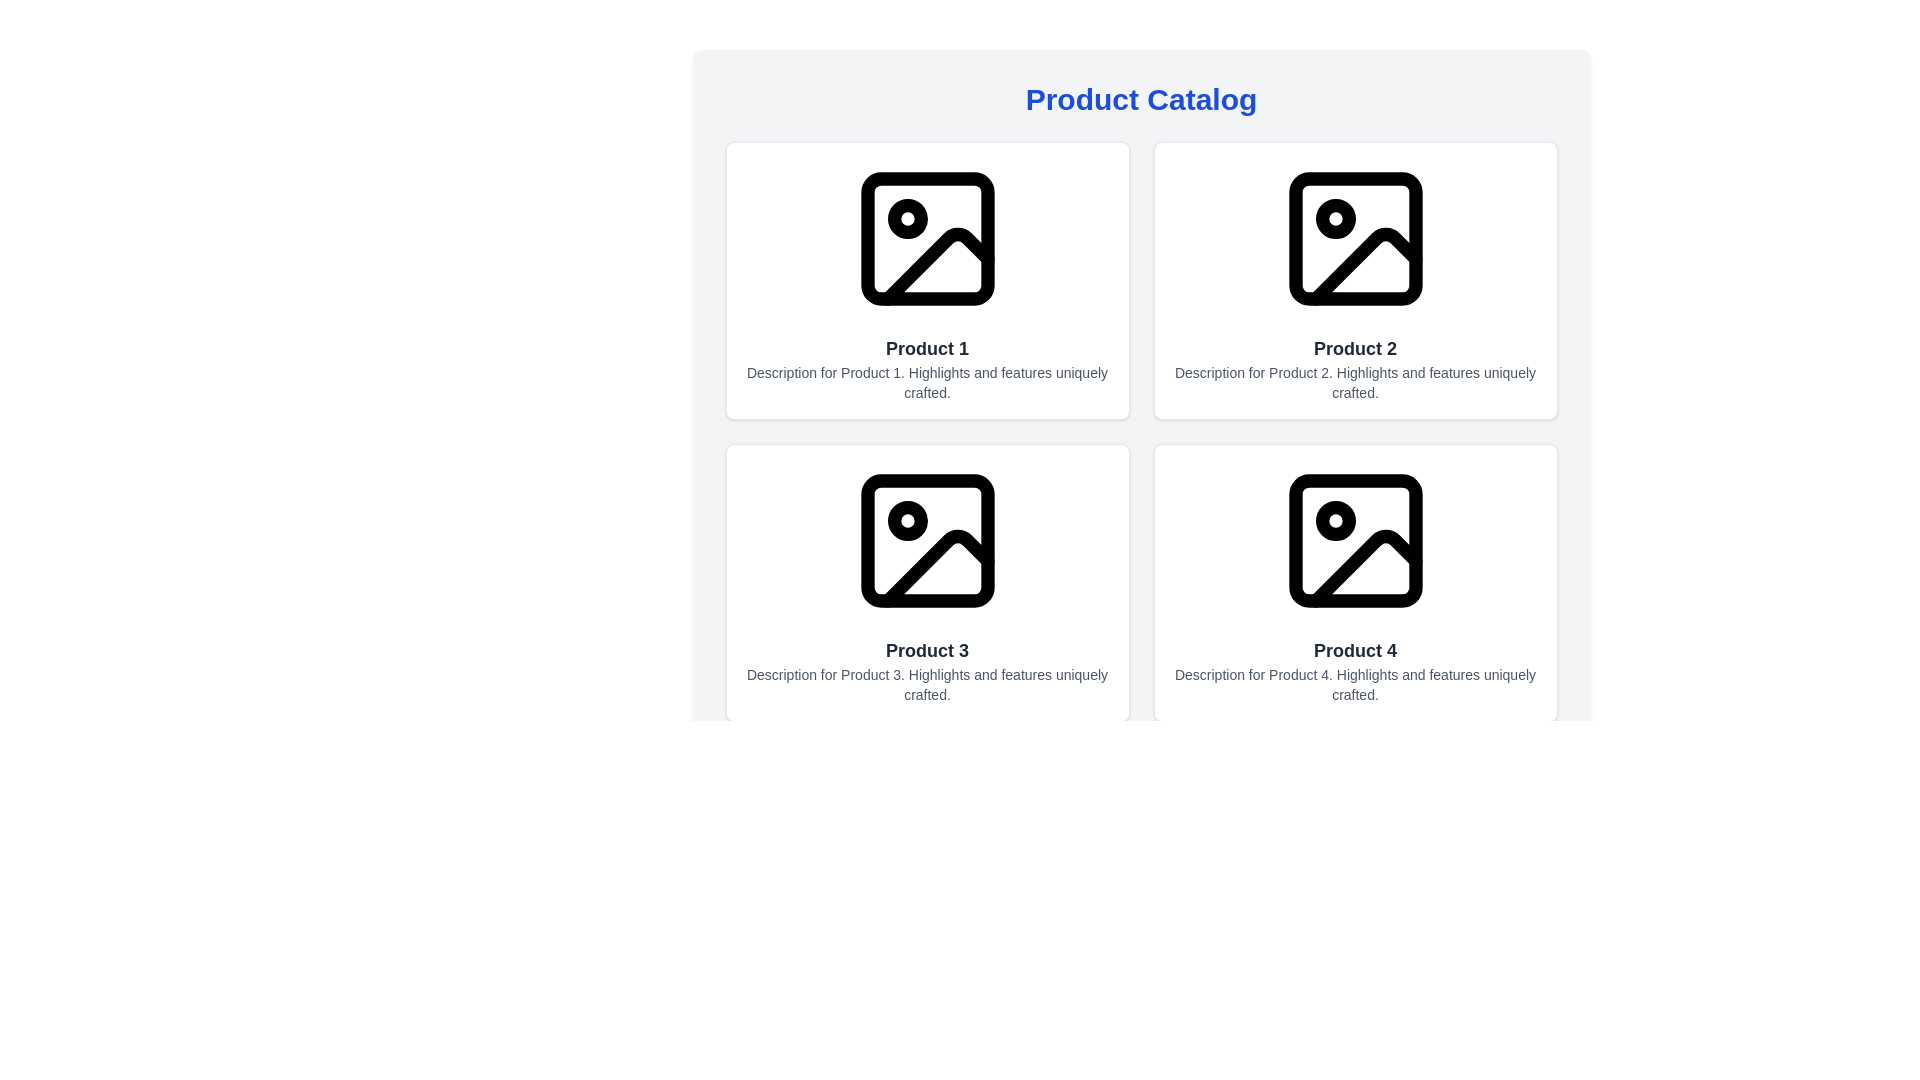 This screenshot has height=1080, width=1920. I want to click on the icon representing a picture or image, styled with black outlines, located in the top-left quadrant of the 'Product Catalog' grid within the card titled 'Product 1', so click(926, 238).